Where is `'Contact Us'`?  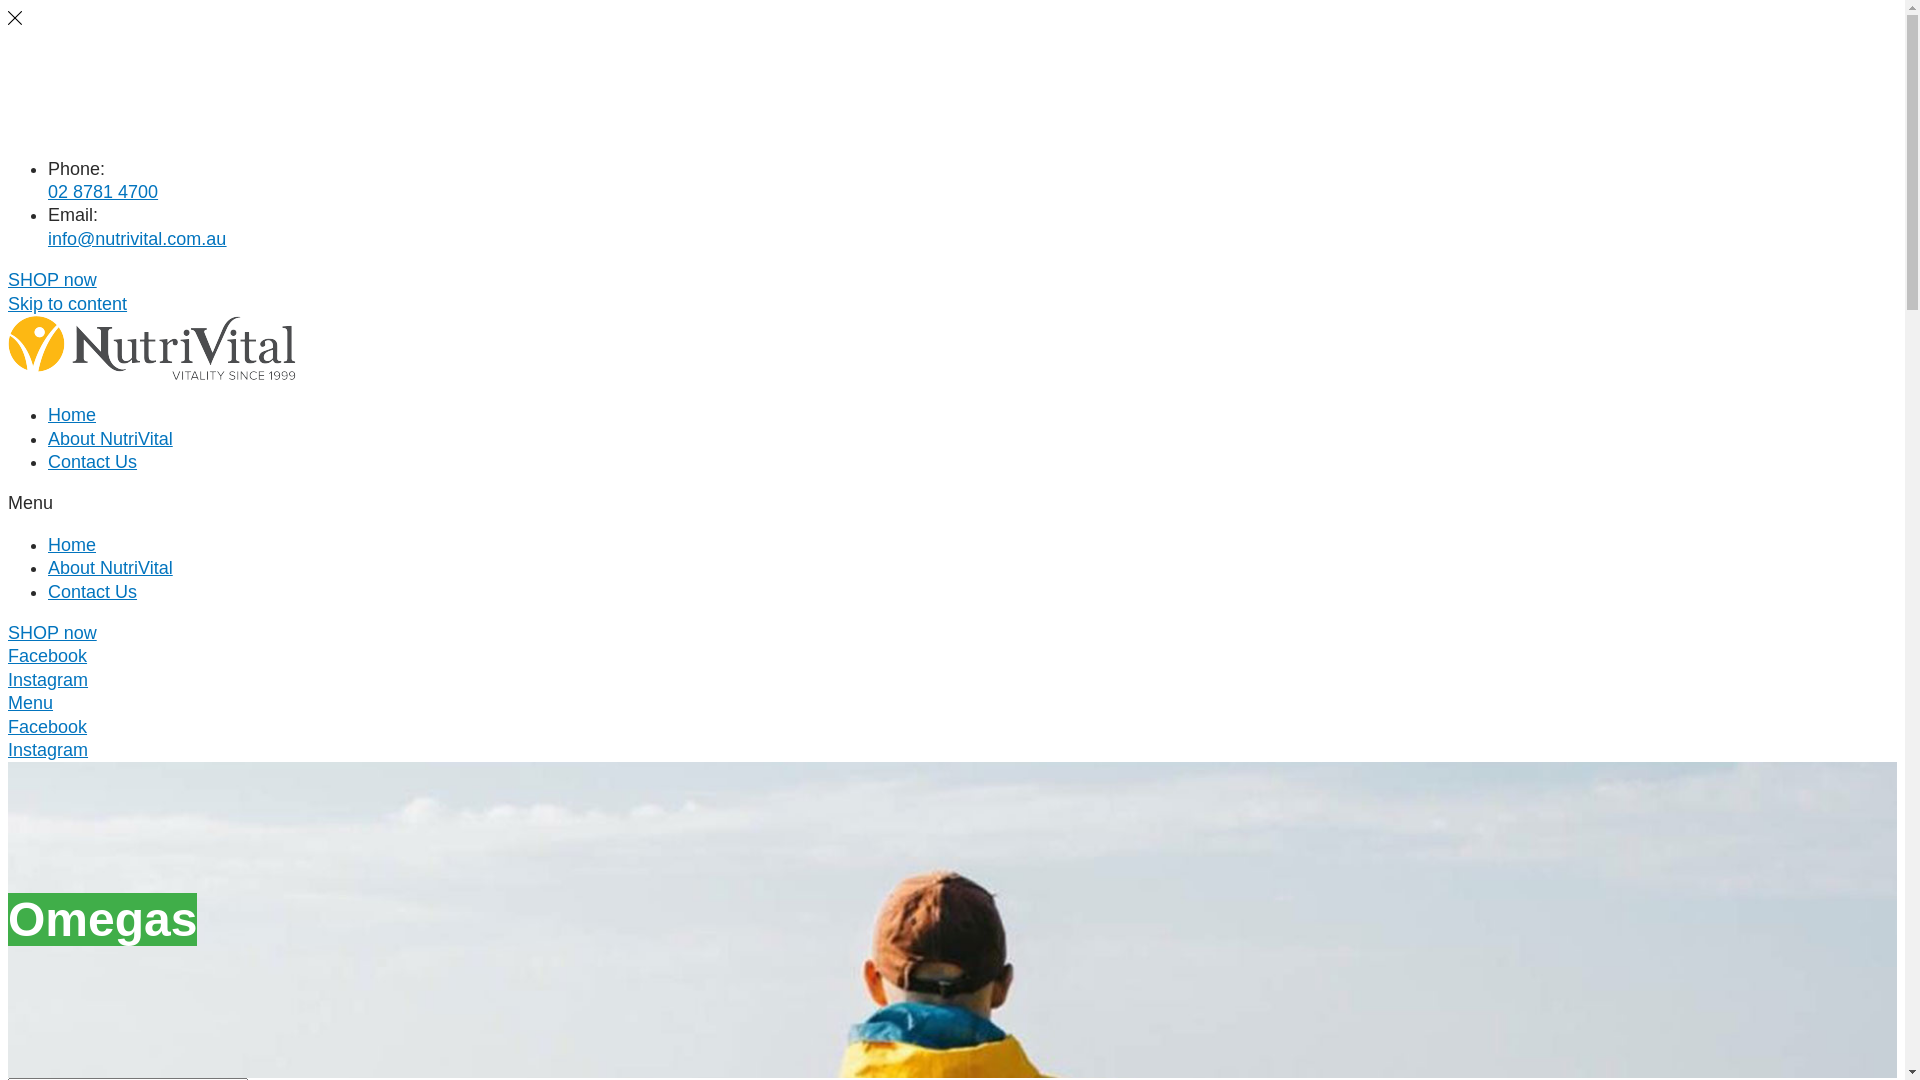
'Contact Us' is located at coordinates (91, 127).